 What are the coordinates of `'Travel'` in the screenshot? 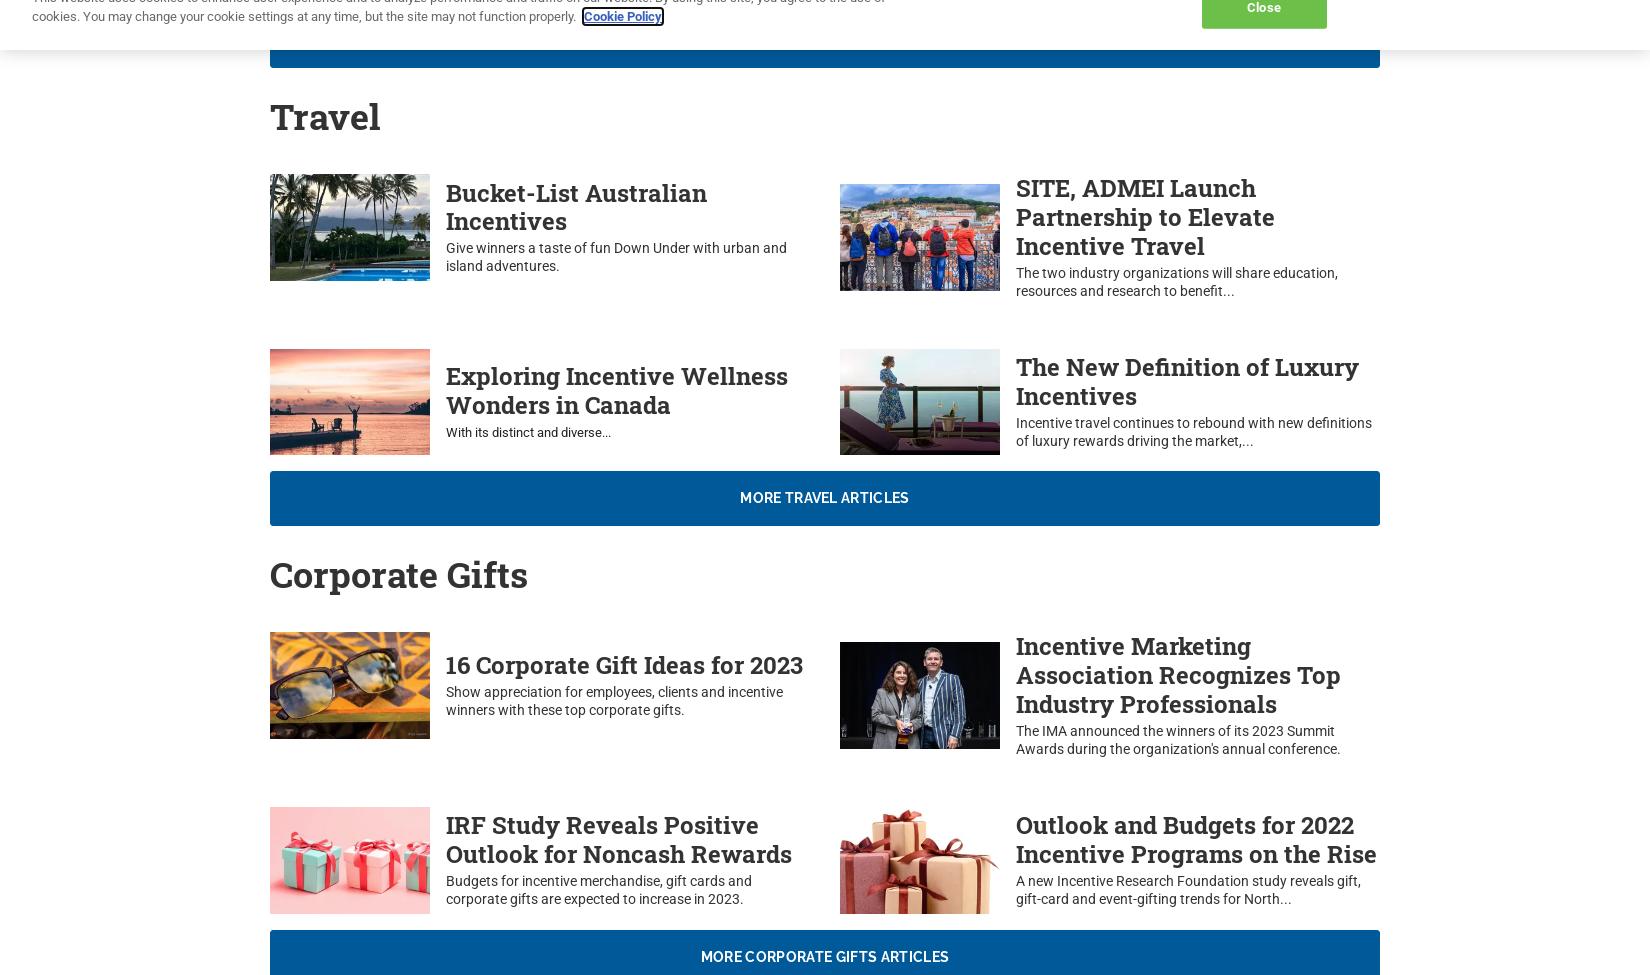 It's located at (269, 115).